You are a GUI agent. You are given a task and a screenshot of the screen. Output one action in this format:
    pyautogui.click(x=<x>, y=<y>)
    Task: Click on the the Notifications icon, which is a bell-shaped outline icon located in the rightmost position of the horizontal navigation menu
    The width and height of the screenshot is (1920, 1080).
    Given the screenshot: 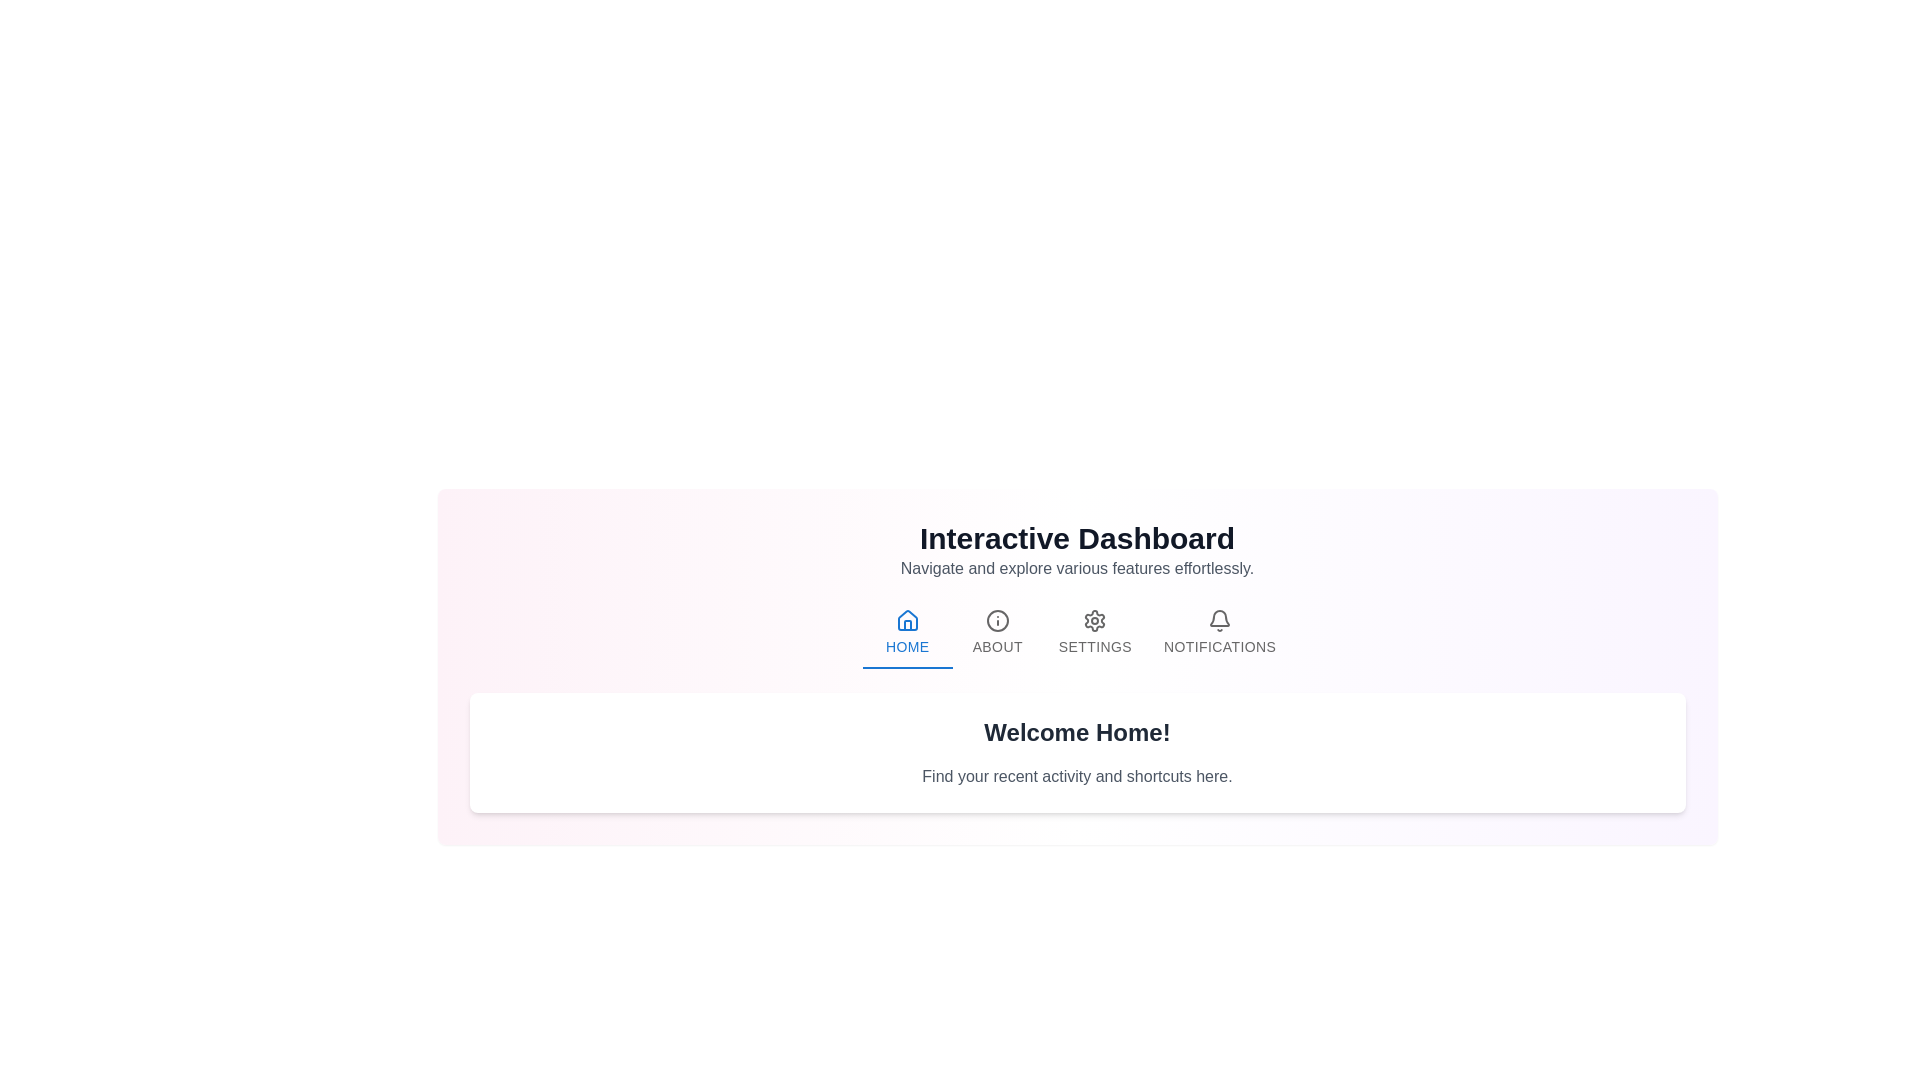 What is the action you would take?
    pyautogui.click(x=1219, y=620)
    